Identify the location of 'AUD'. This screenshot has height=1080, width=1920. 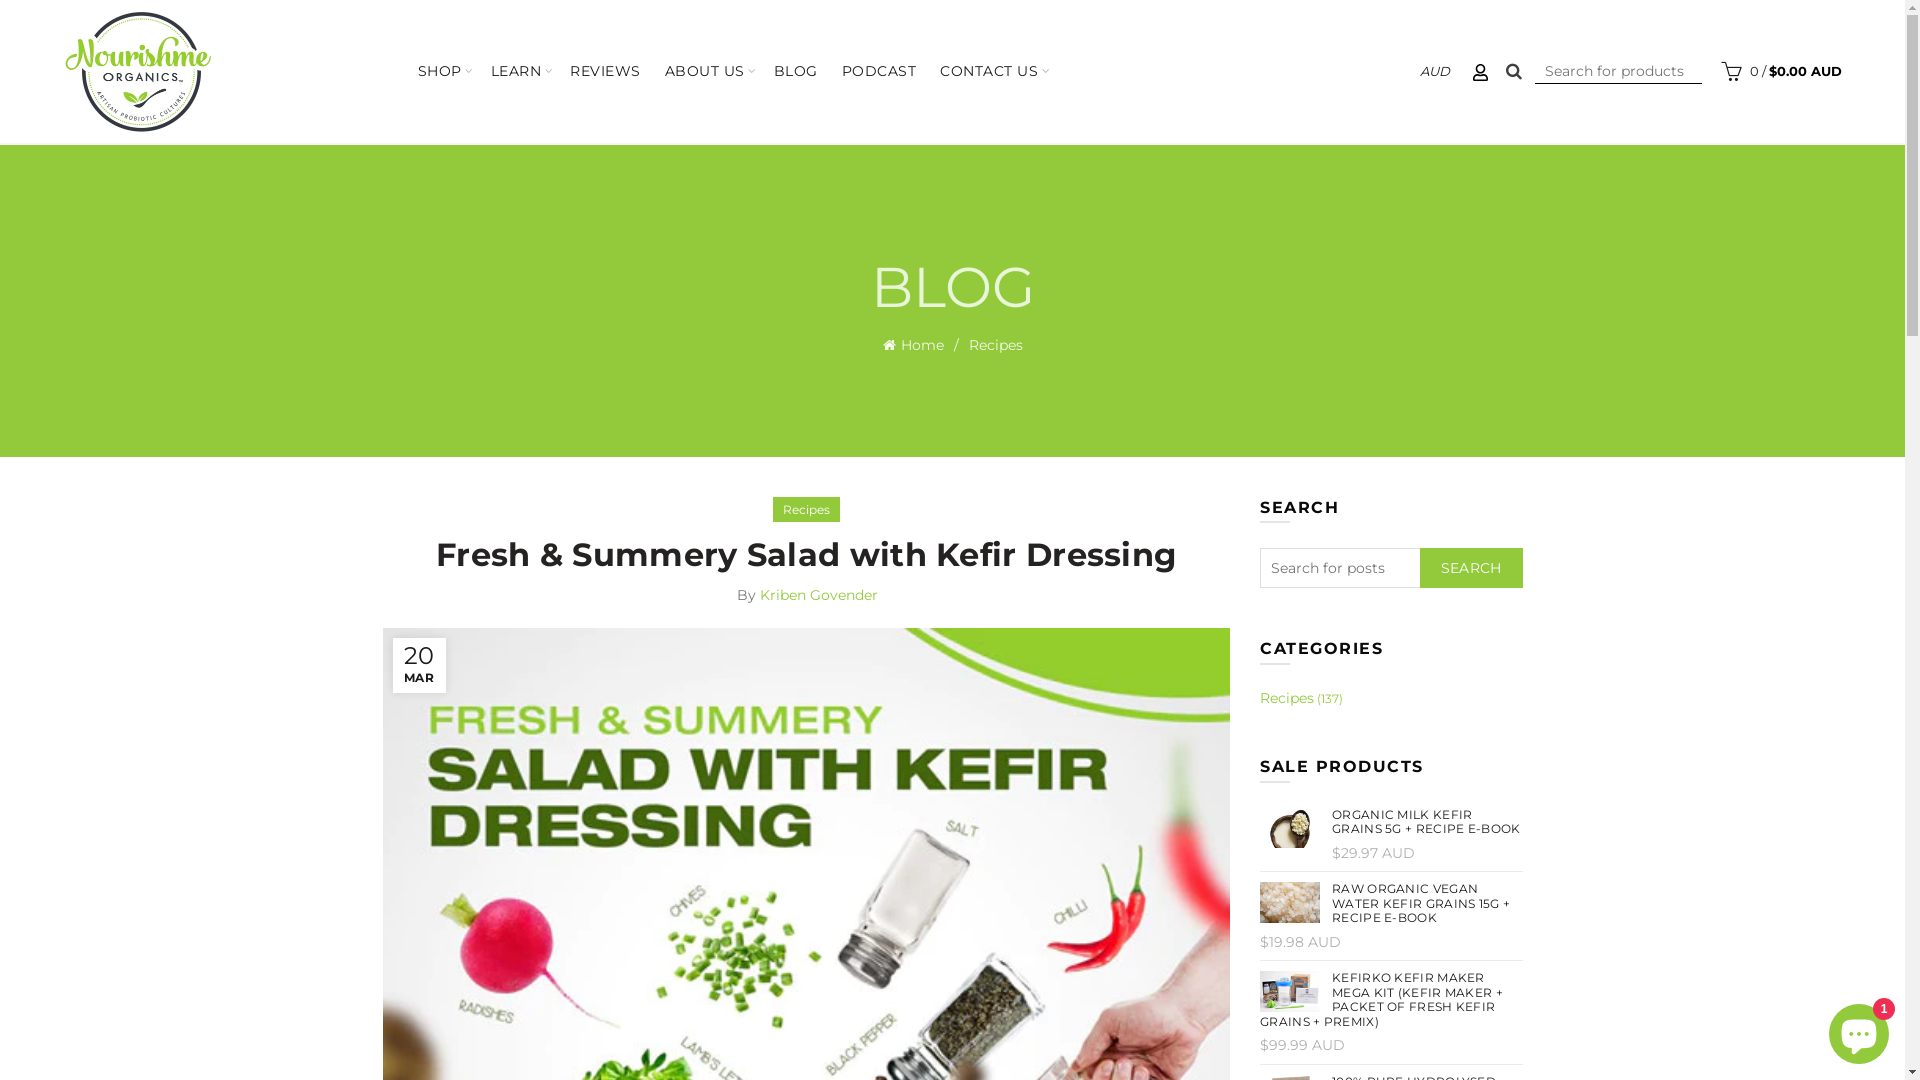
(1434, 69).